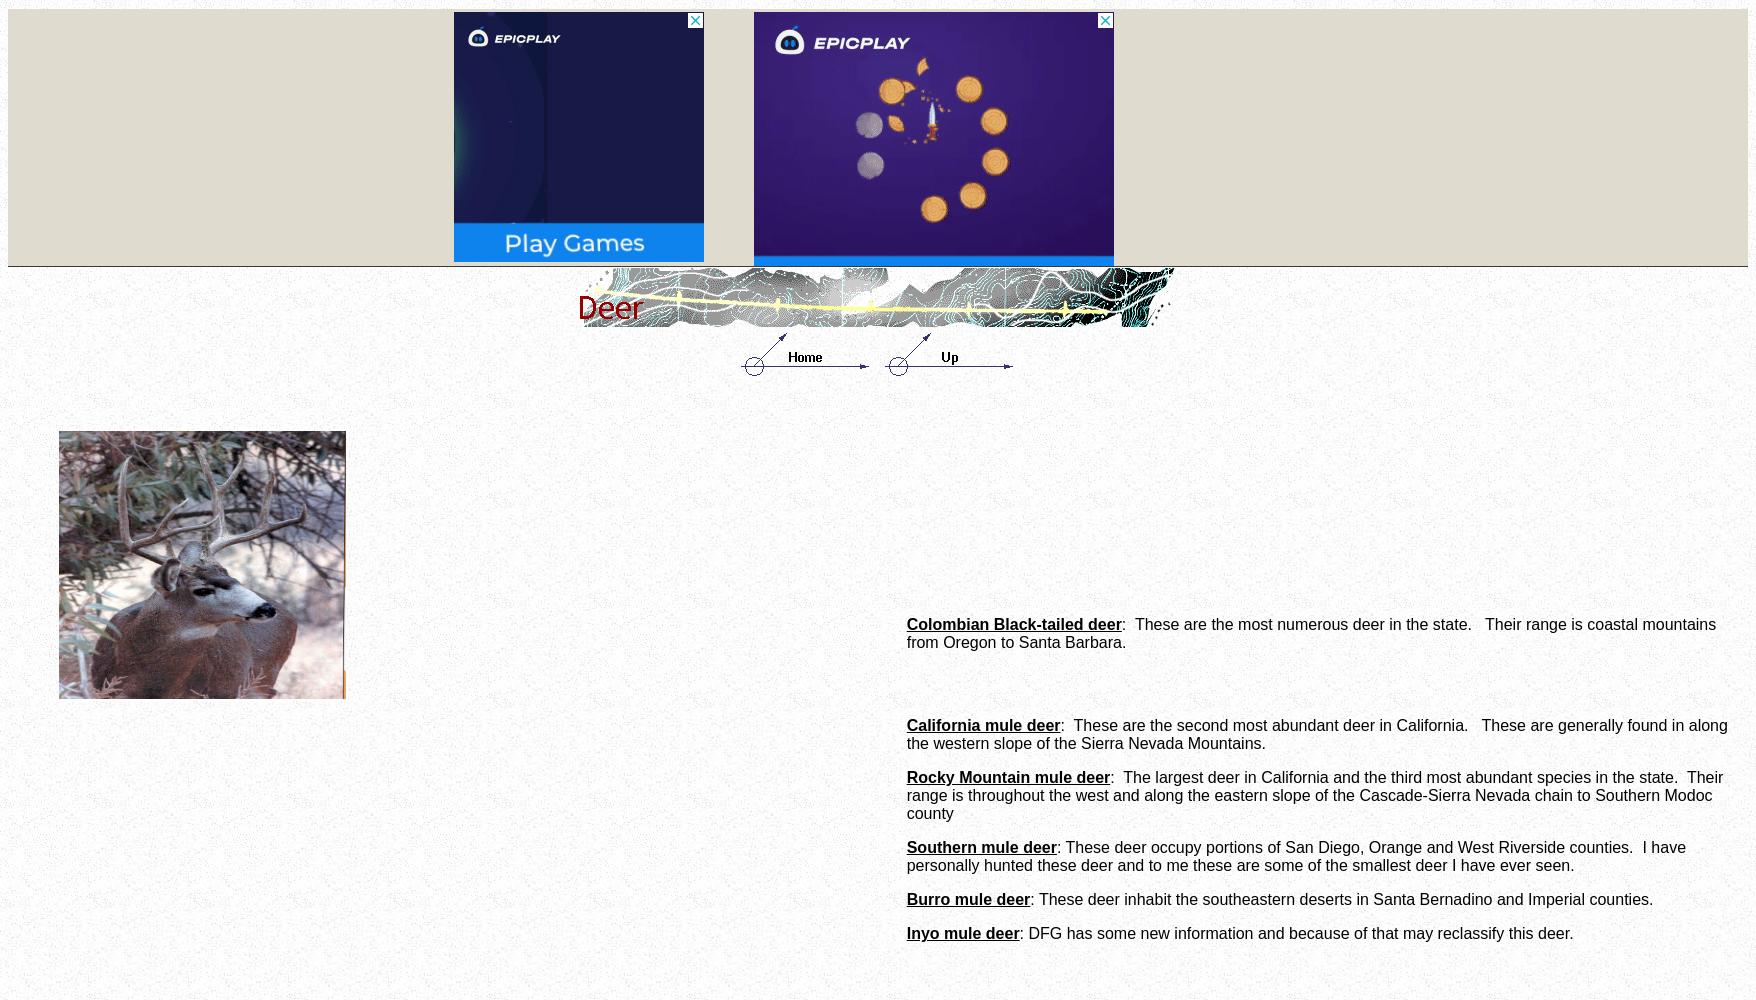  I want to click on ':  The largest deer
    in California and the third most abundant species in the state.  Their range is
    throughout the west and along the eastern slope of the Cascade-Sierra Nevada chain to
    Southern Modoc county', so click(905, 795).